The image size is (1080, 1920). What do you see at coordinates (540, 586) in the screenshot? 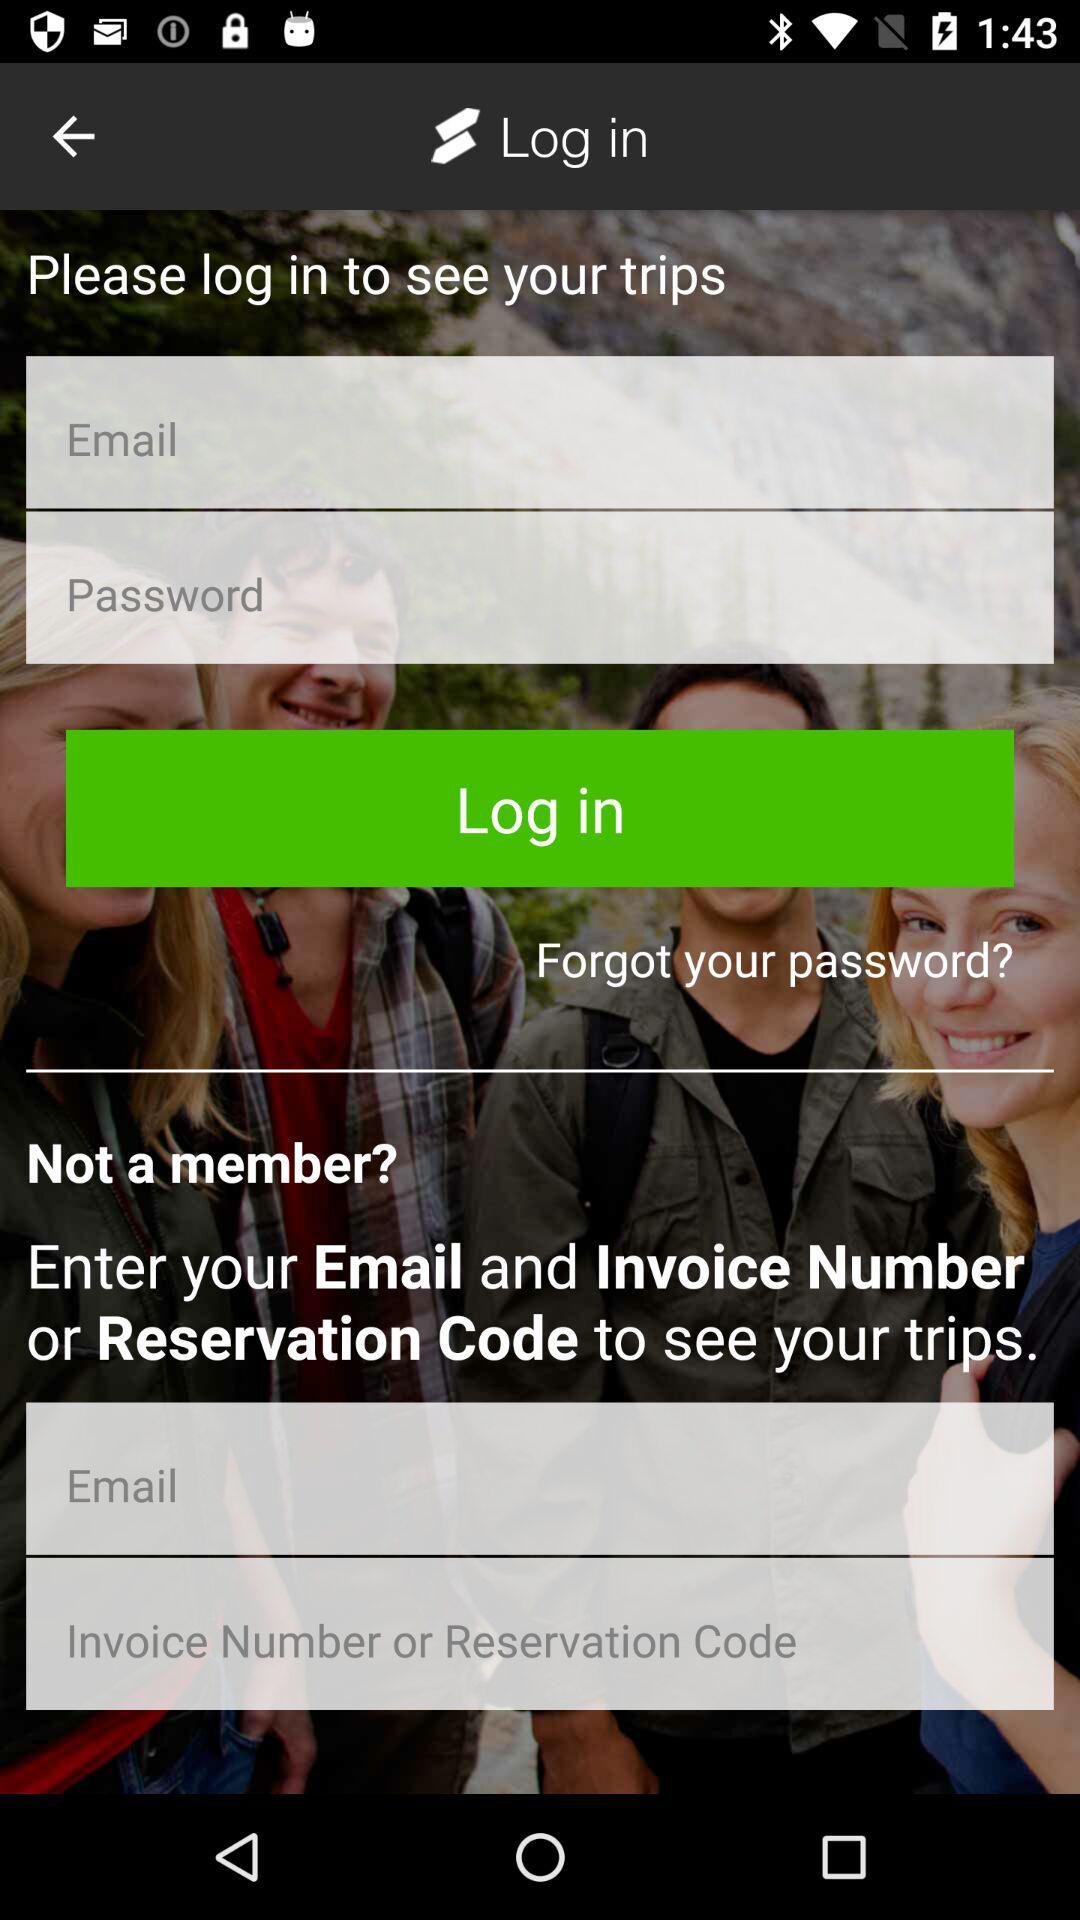
I see `password` at bounding box center [540, 586].